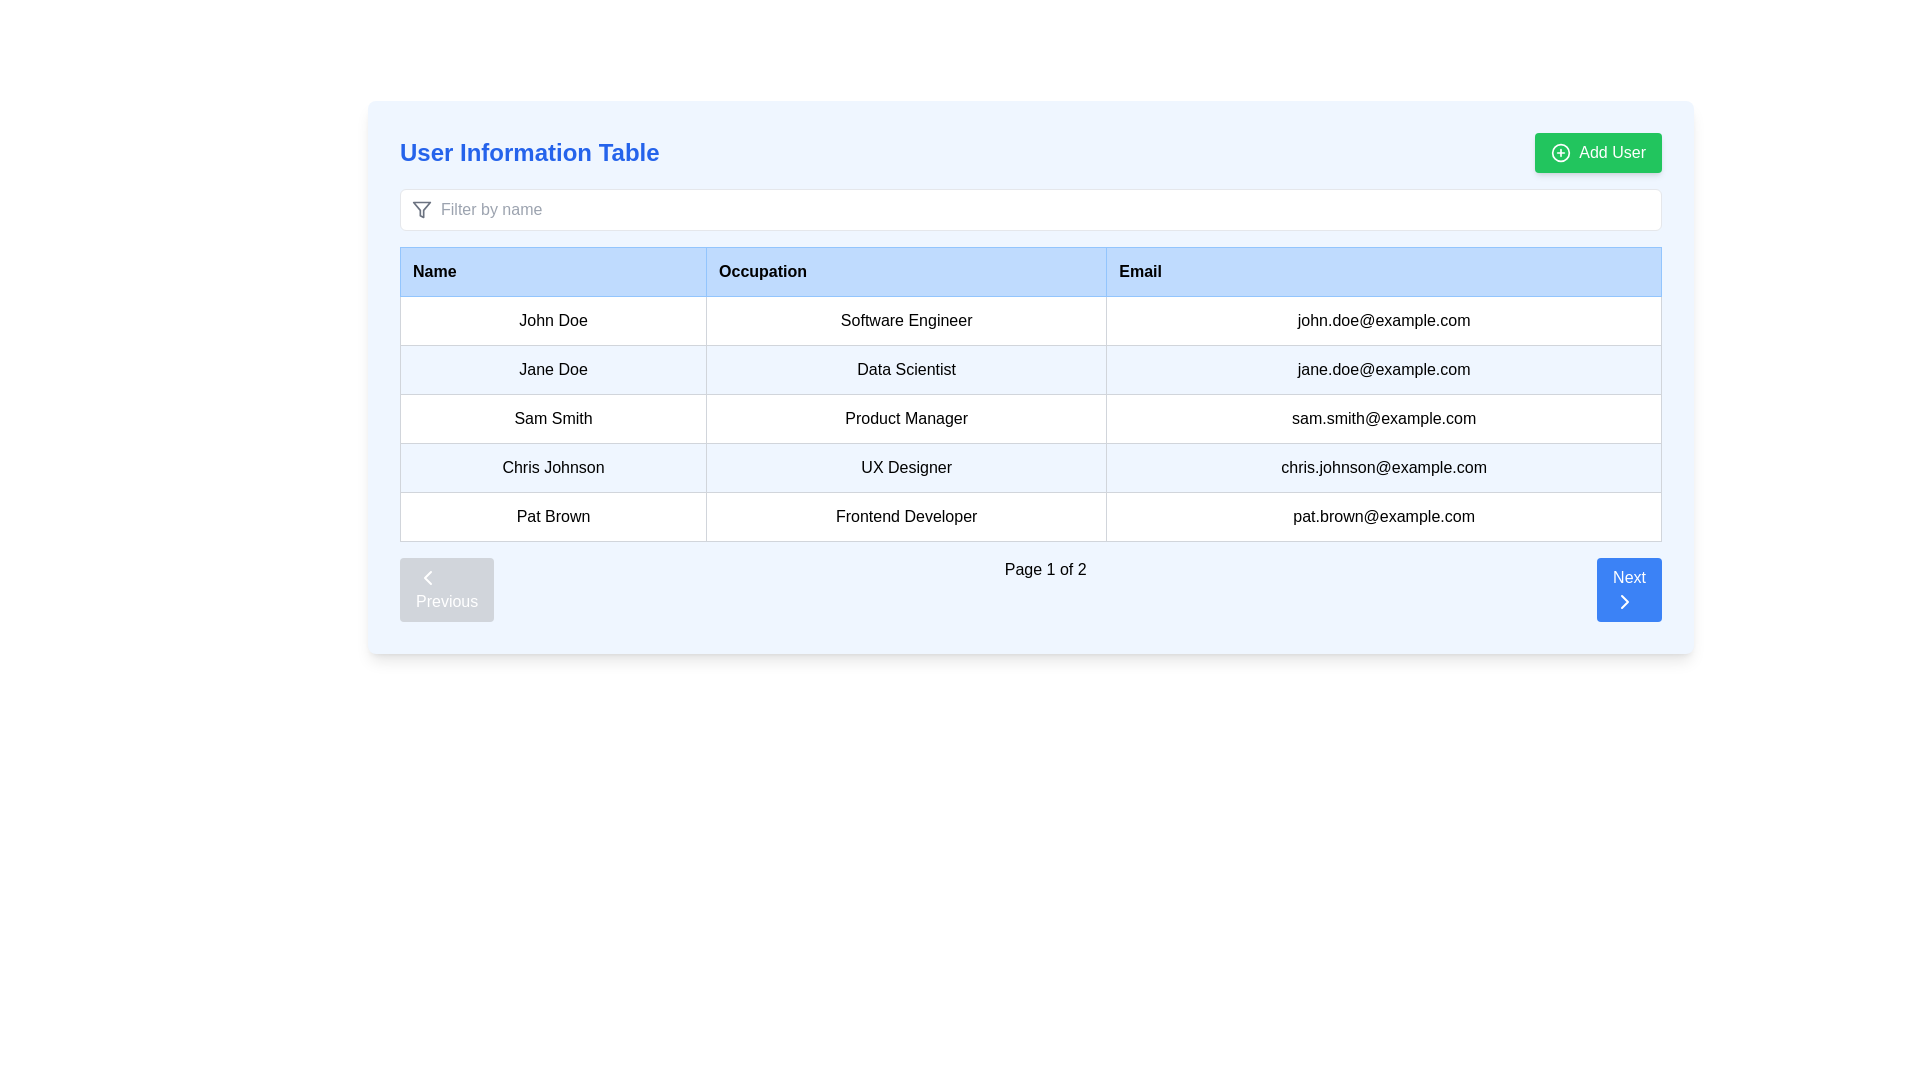 The image size is (1920, 1080). What do you see at coordinates (1625, 600) in the screenshot?
I see `the rightward chevron icon with a blue background and white stroke lines, located at the bottom-right of the 'Next' button` at bounding box center [1625, 600].